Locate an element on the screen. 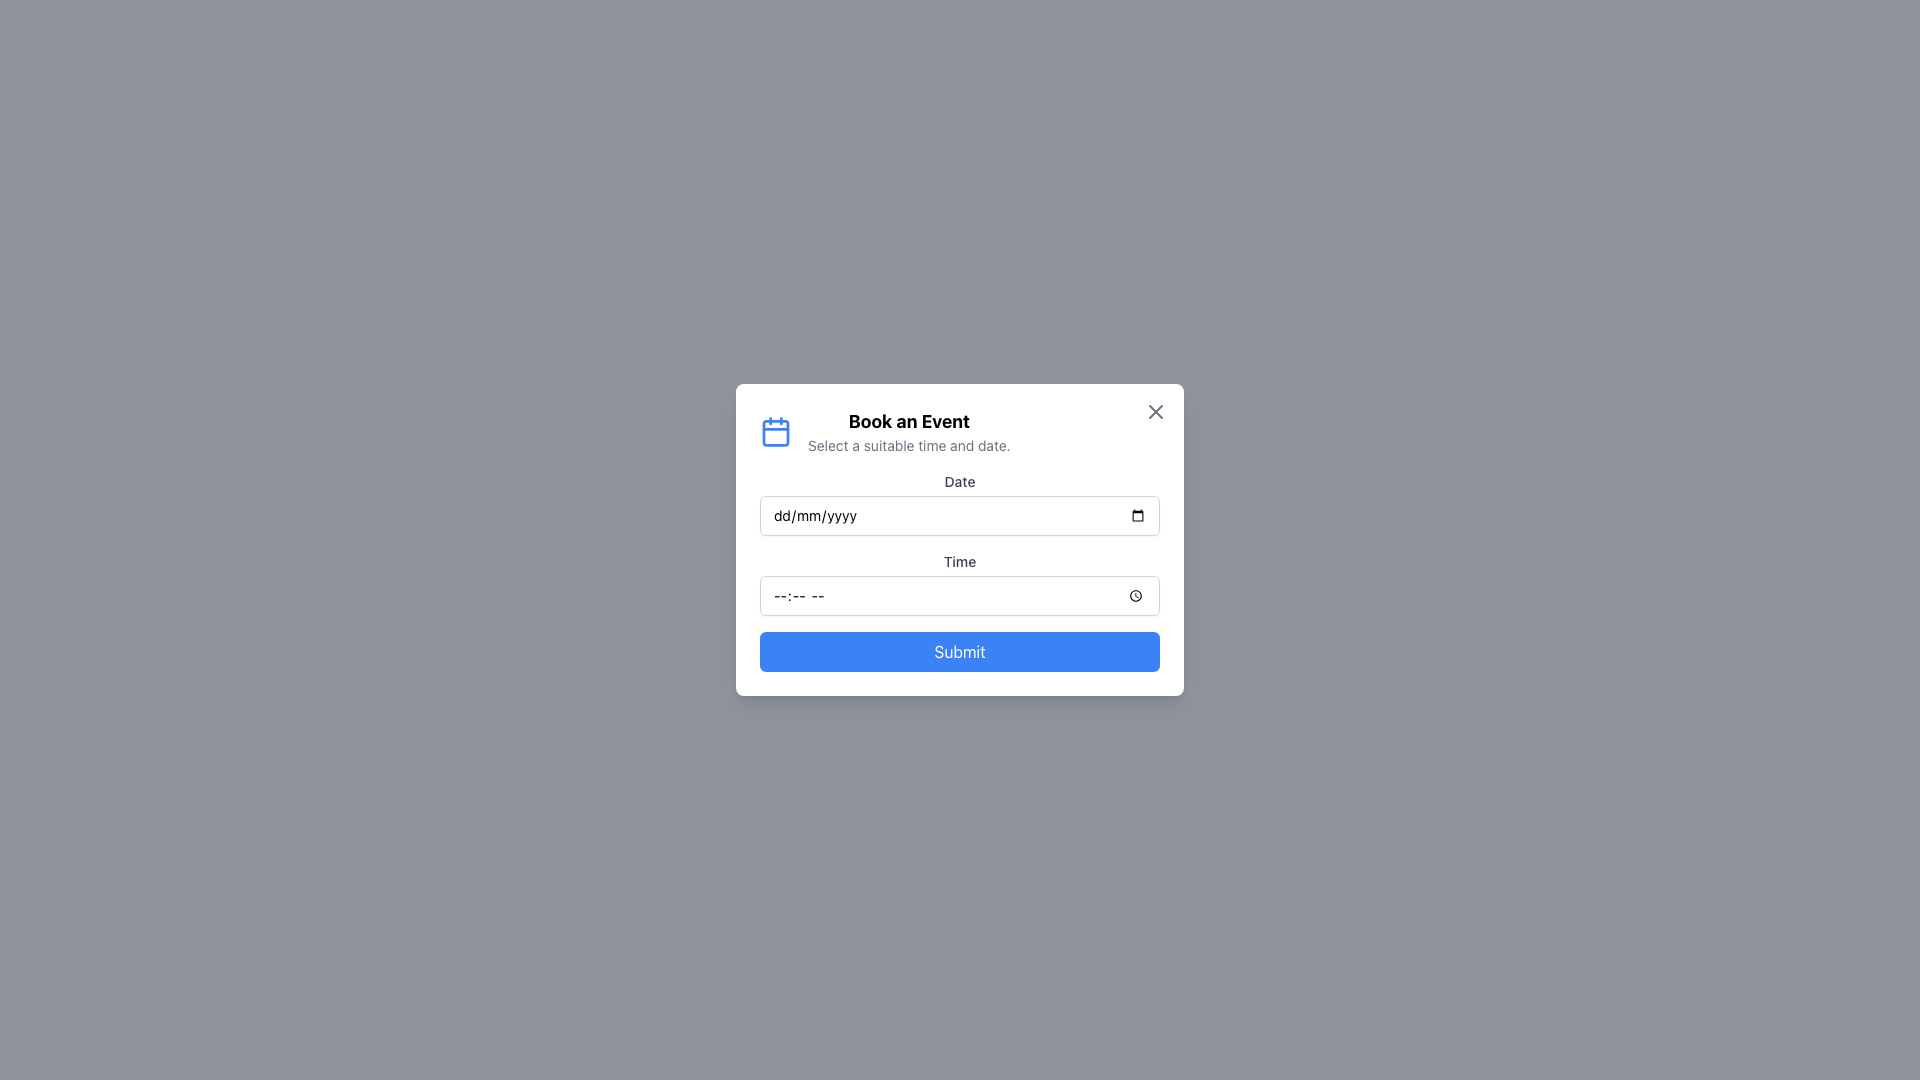  the blue 'Submit' button located at the bottom of the modal dialog interface, which has rounded corners and white text is located at coordinates (960, 651).